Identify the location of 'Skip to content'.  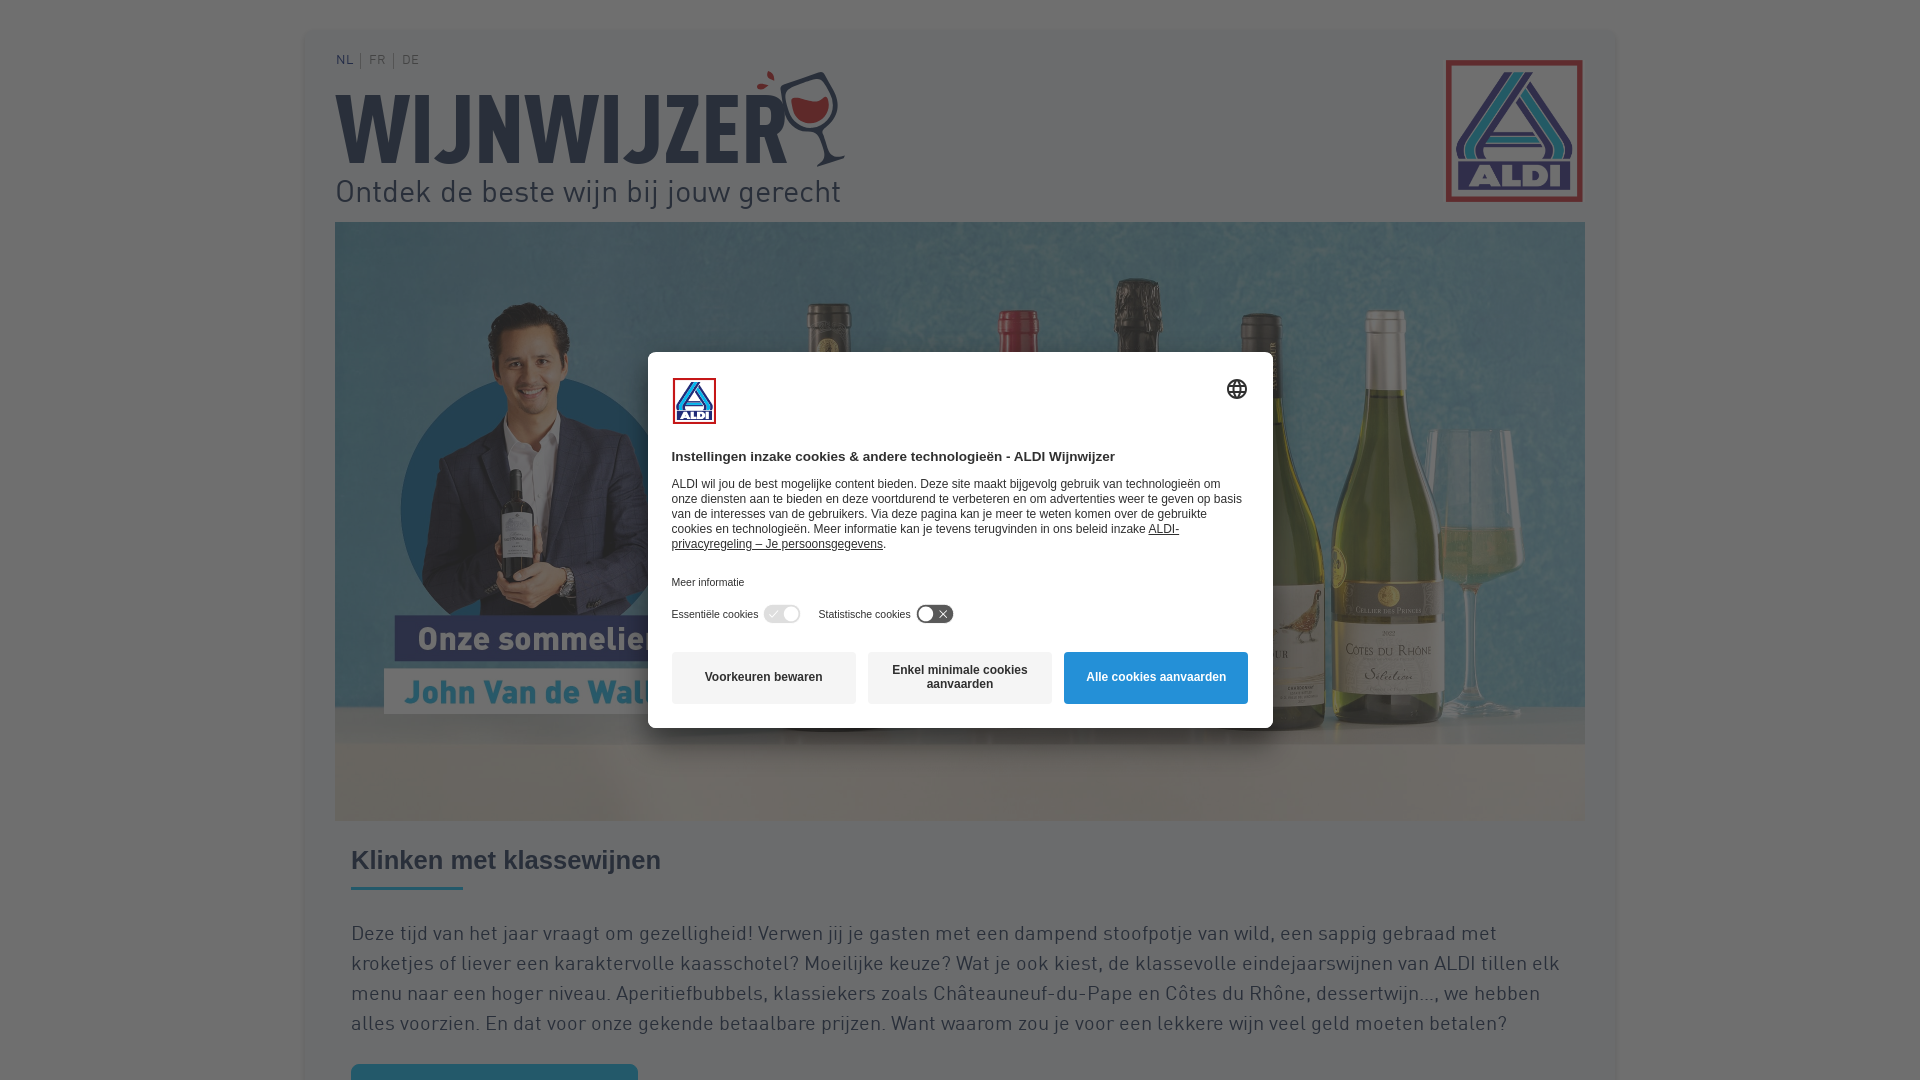
(334, 58).